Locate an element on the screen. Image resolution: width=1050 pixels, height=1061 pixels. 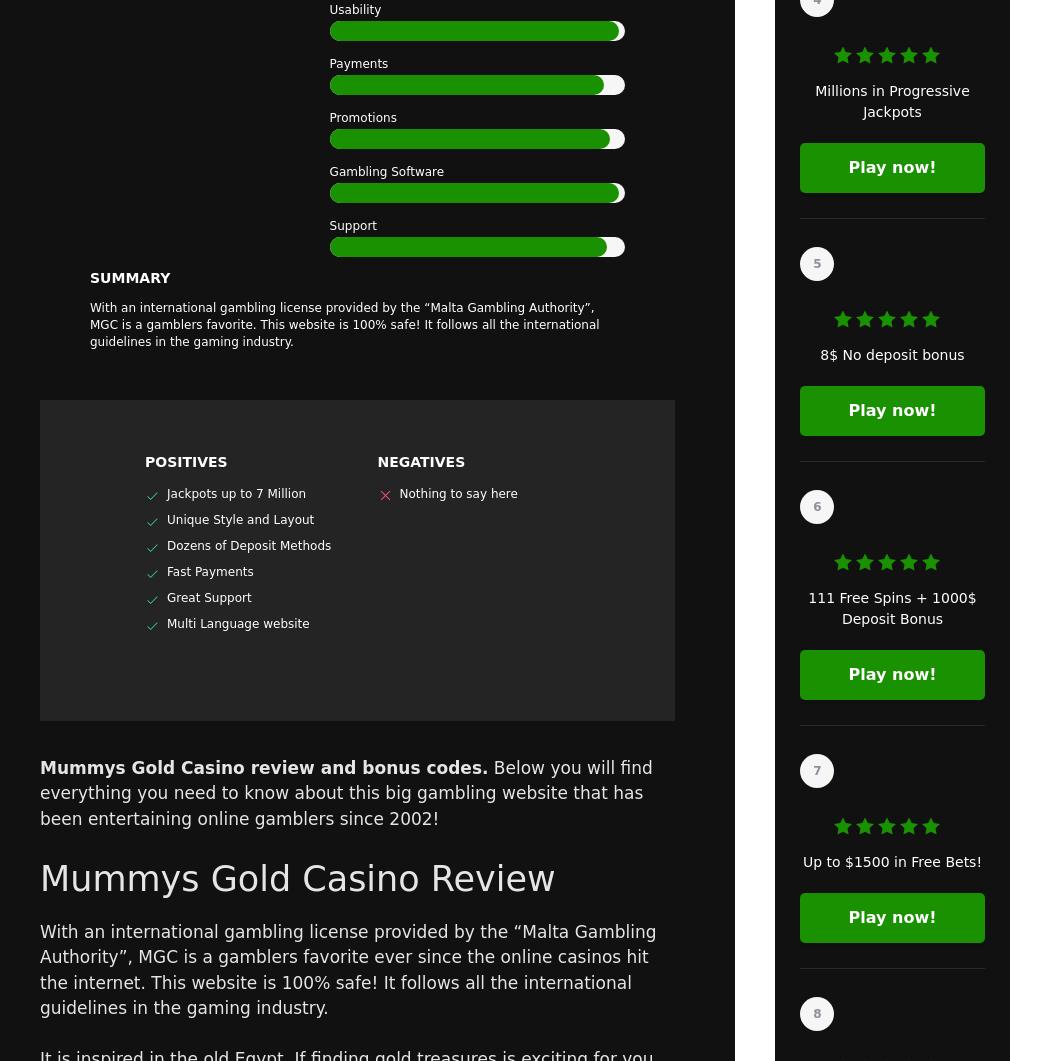
'Up to $1500 in Free Bets!' is located at coordinates (890, 861).